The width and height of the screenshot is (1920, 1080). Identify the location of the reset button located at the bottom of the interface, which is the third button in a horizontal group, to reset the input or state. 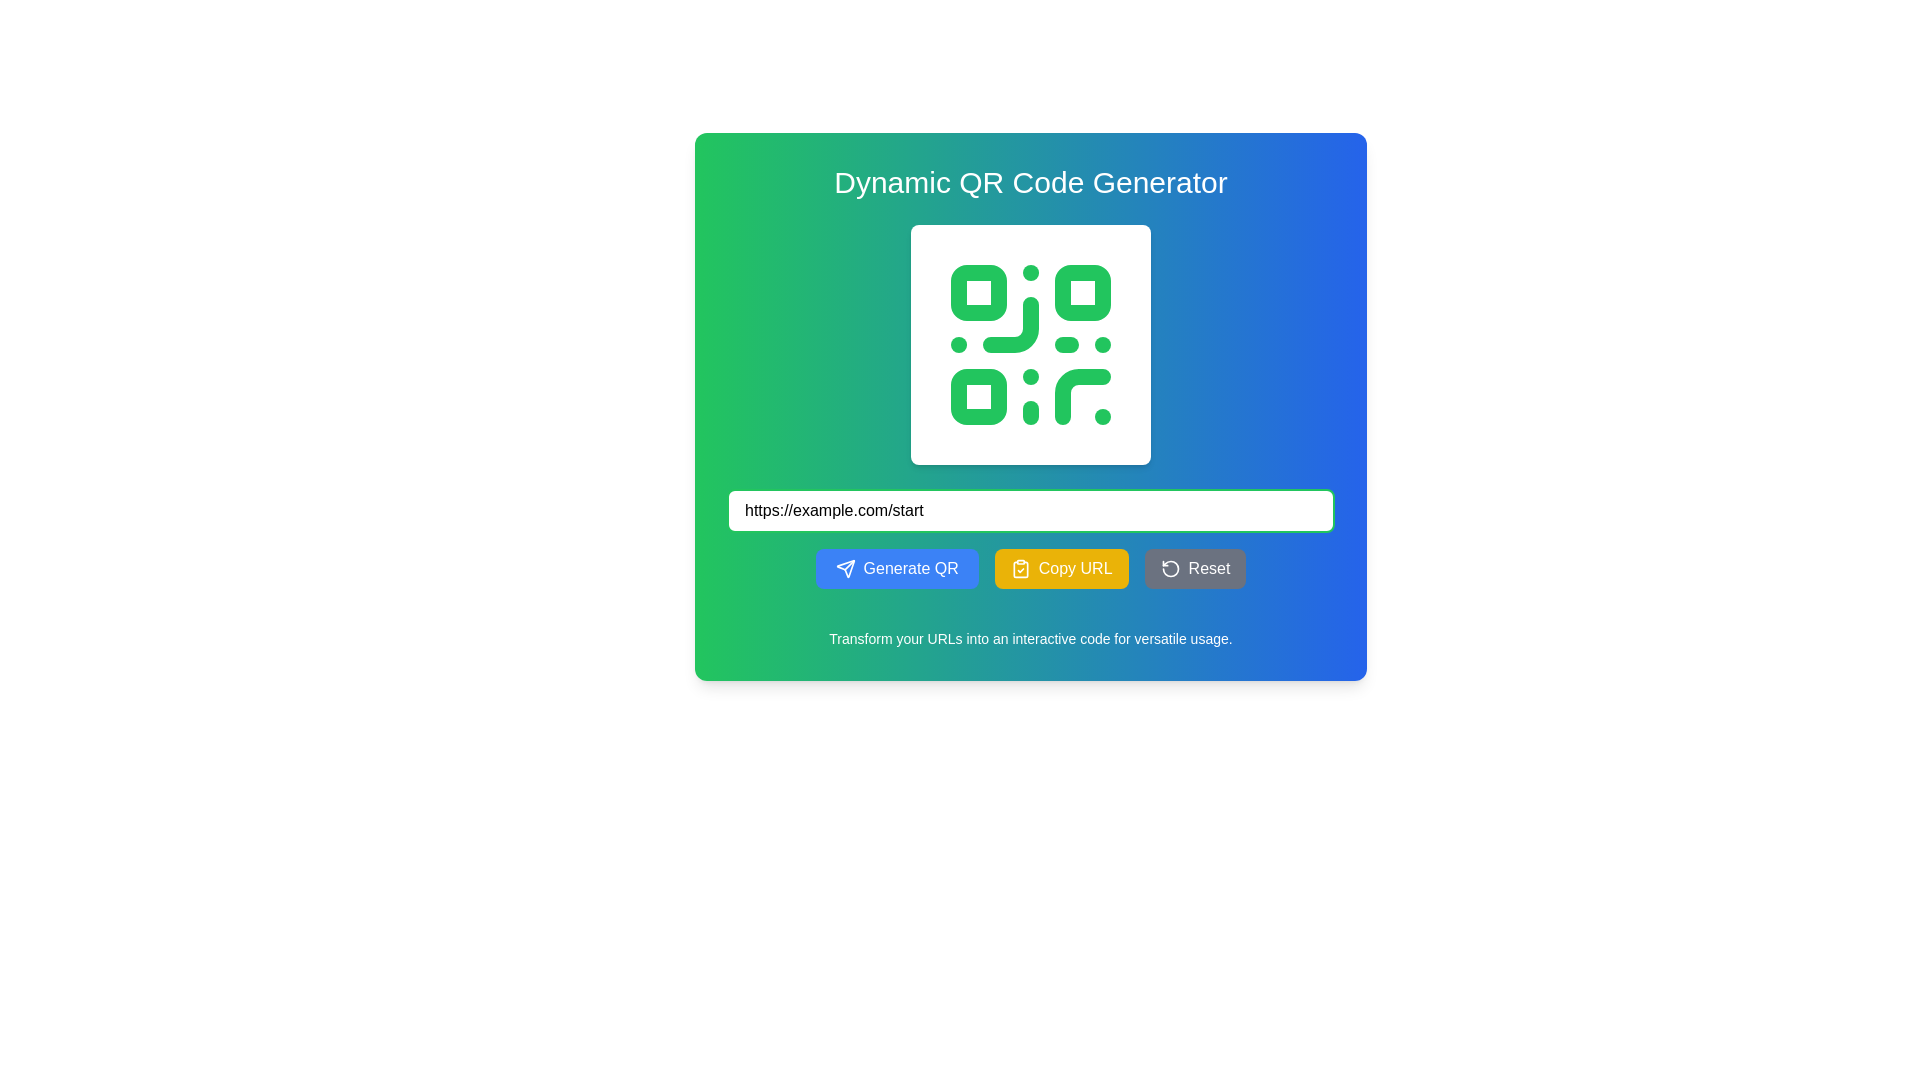
(1195, 569).